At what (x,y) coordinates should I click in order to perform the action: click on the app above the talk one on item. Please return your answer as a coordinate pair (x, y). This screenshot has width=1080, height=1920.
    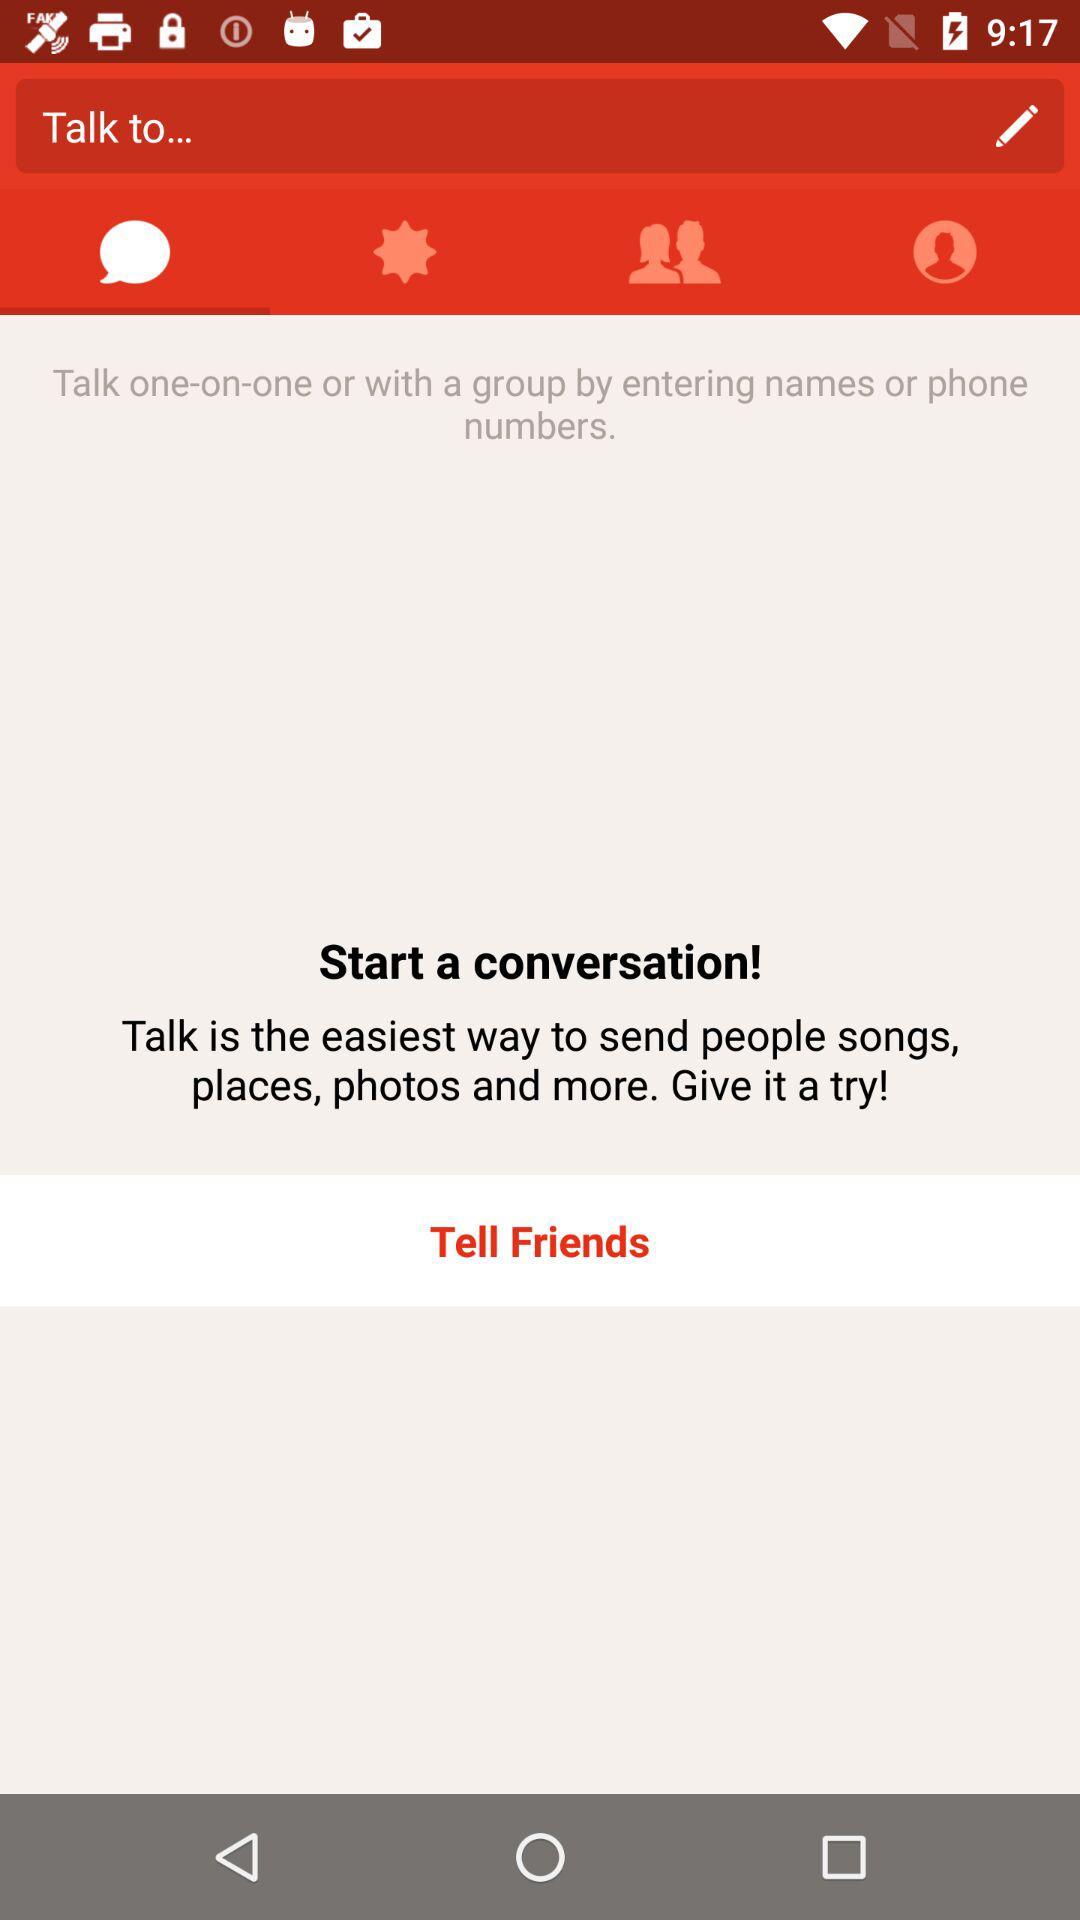
    Looking at the image, I should click on (945, 251).